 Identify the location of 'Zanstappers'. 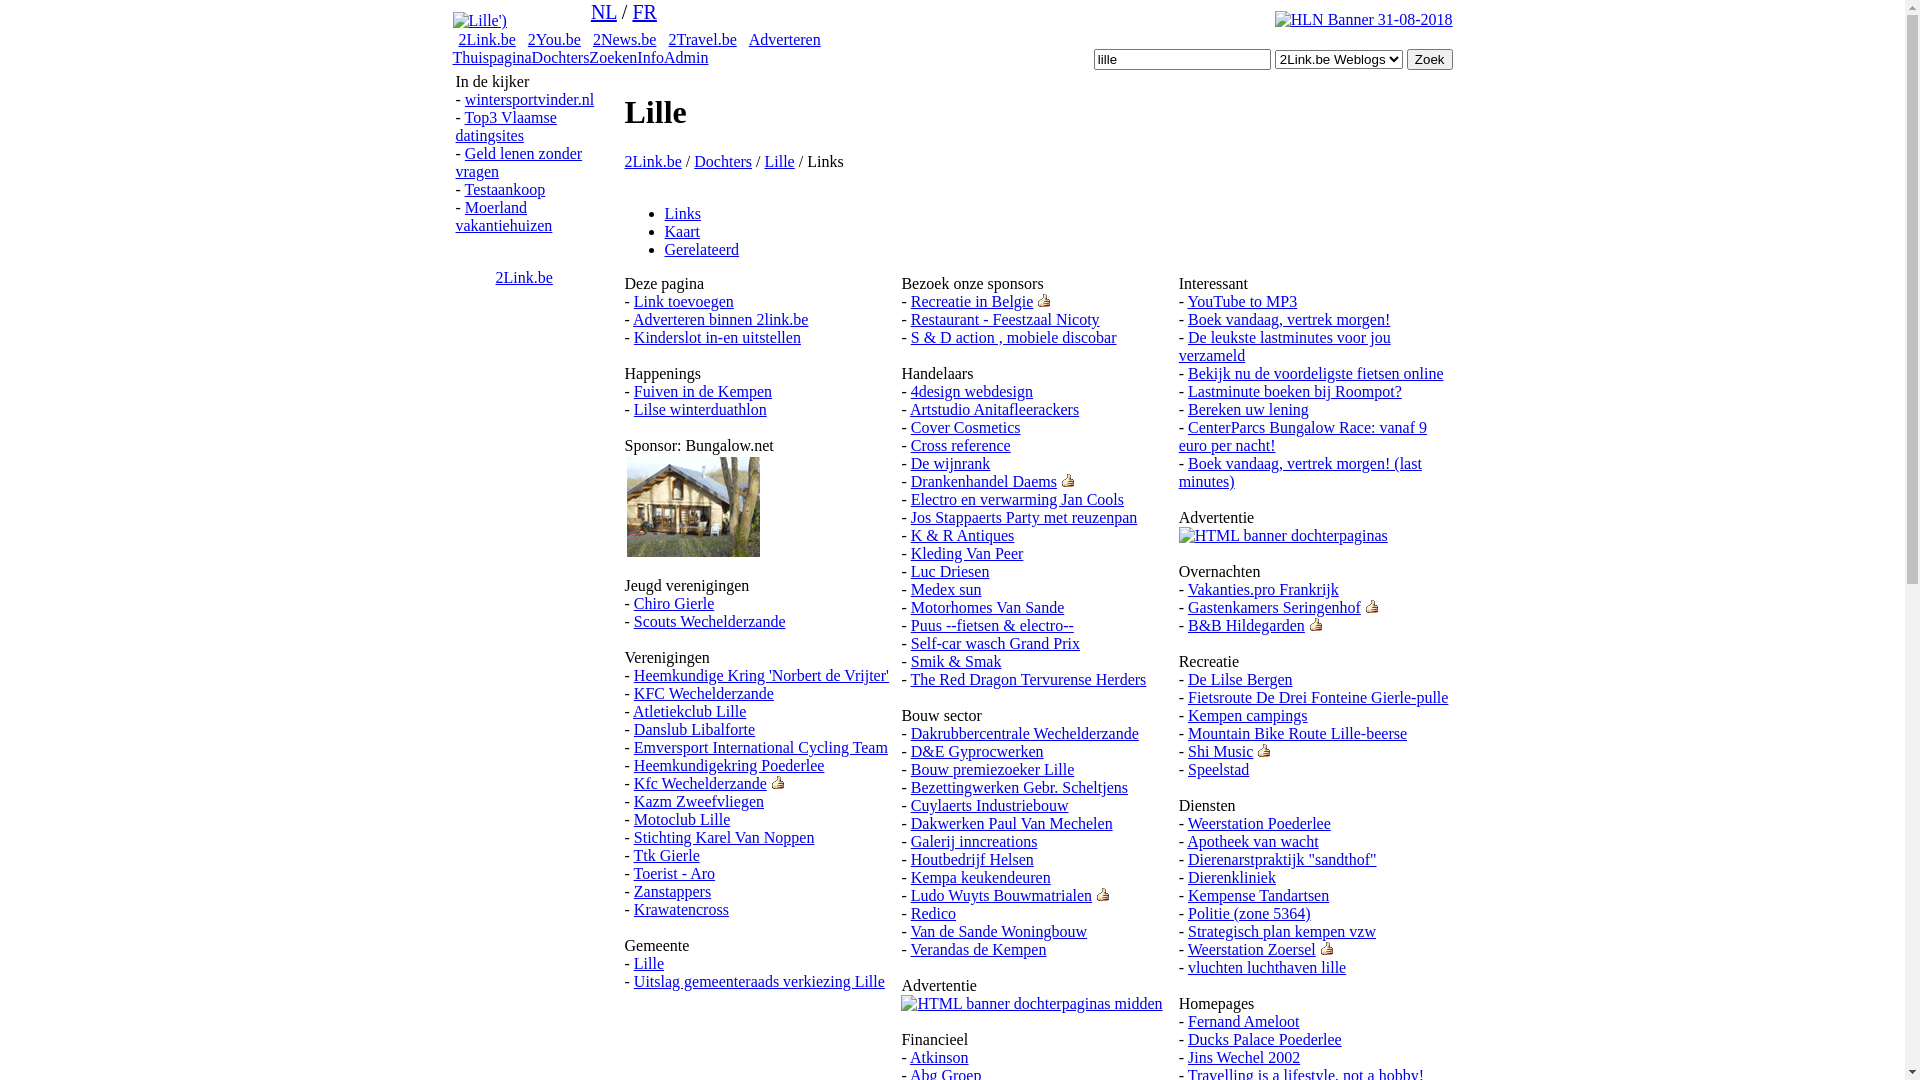
(672, 890).